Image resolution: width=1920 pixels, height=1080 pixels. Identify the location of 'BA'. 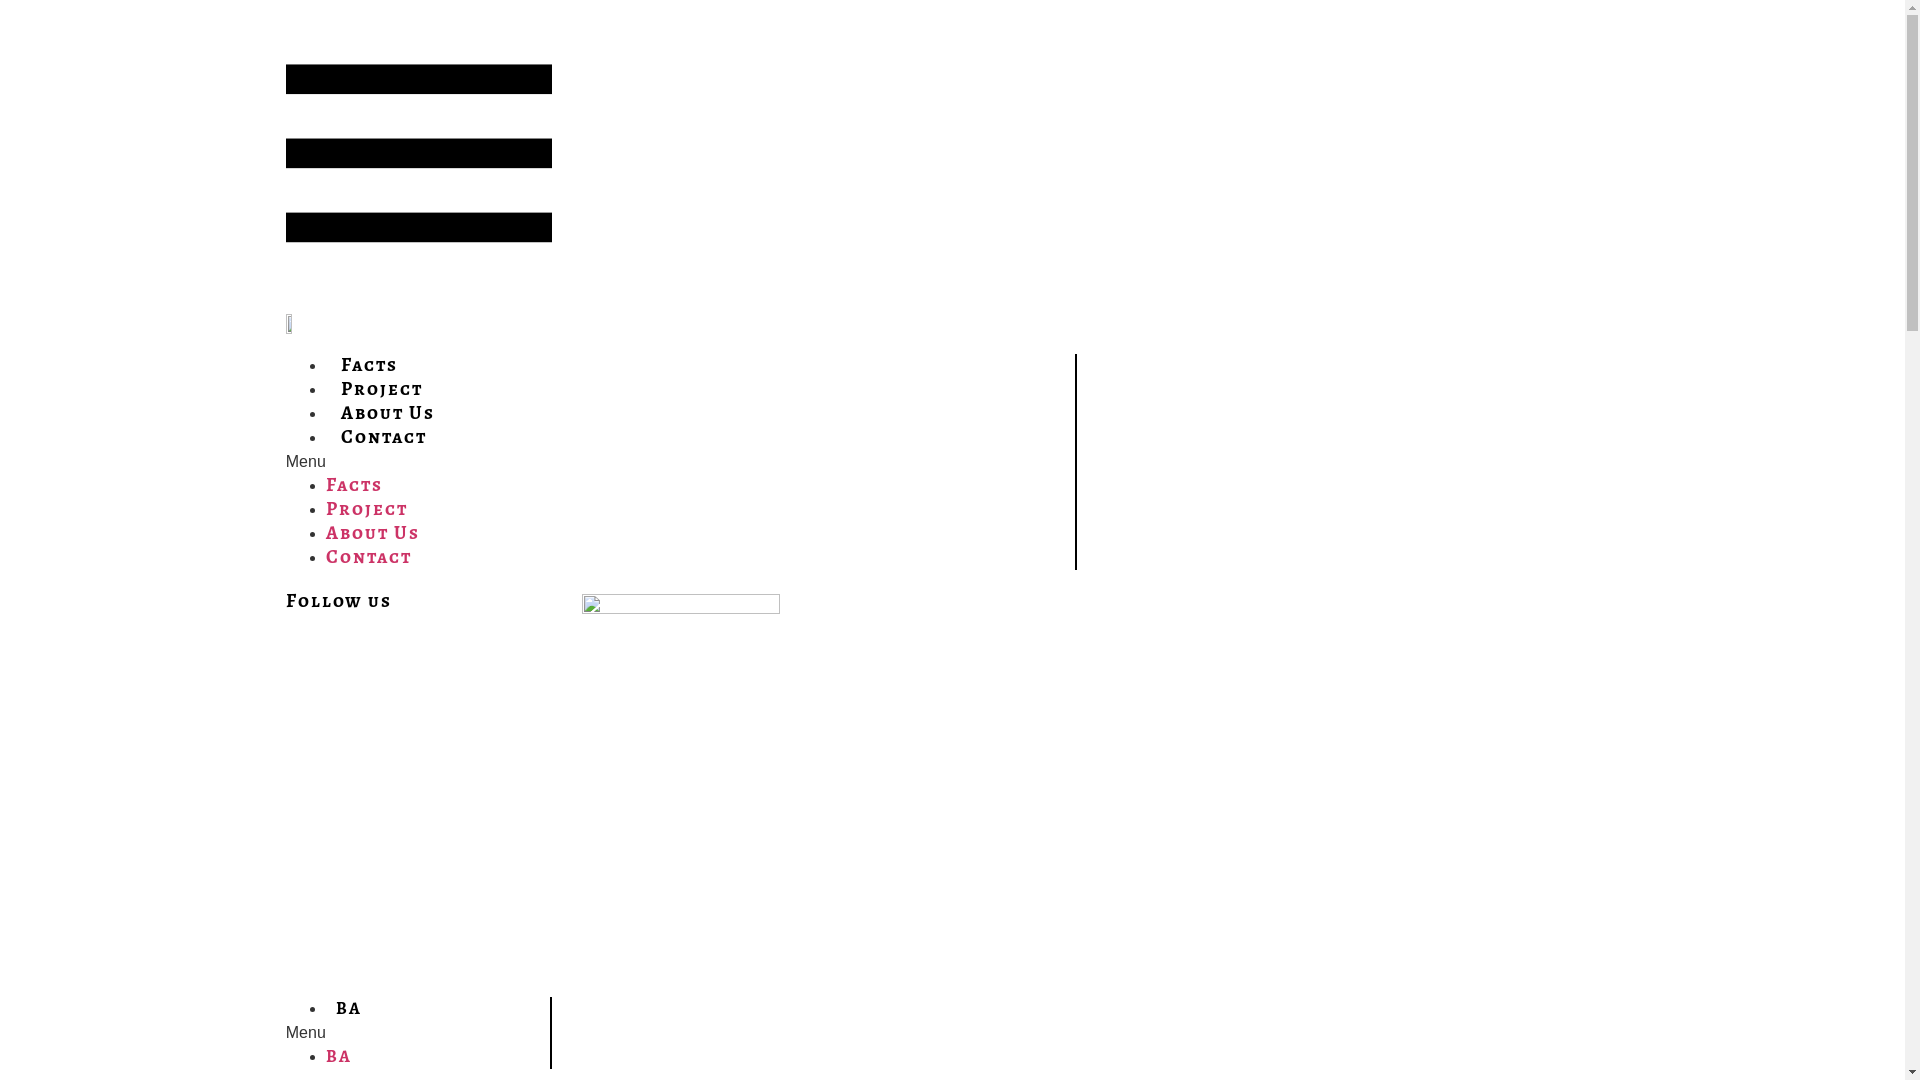
(349, 1007).